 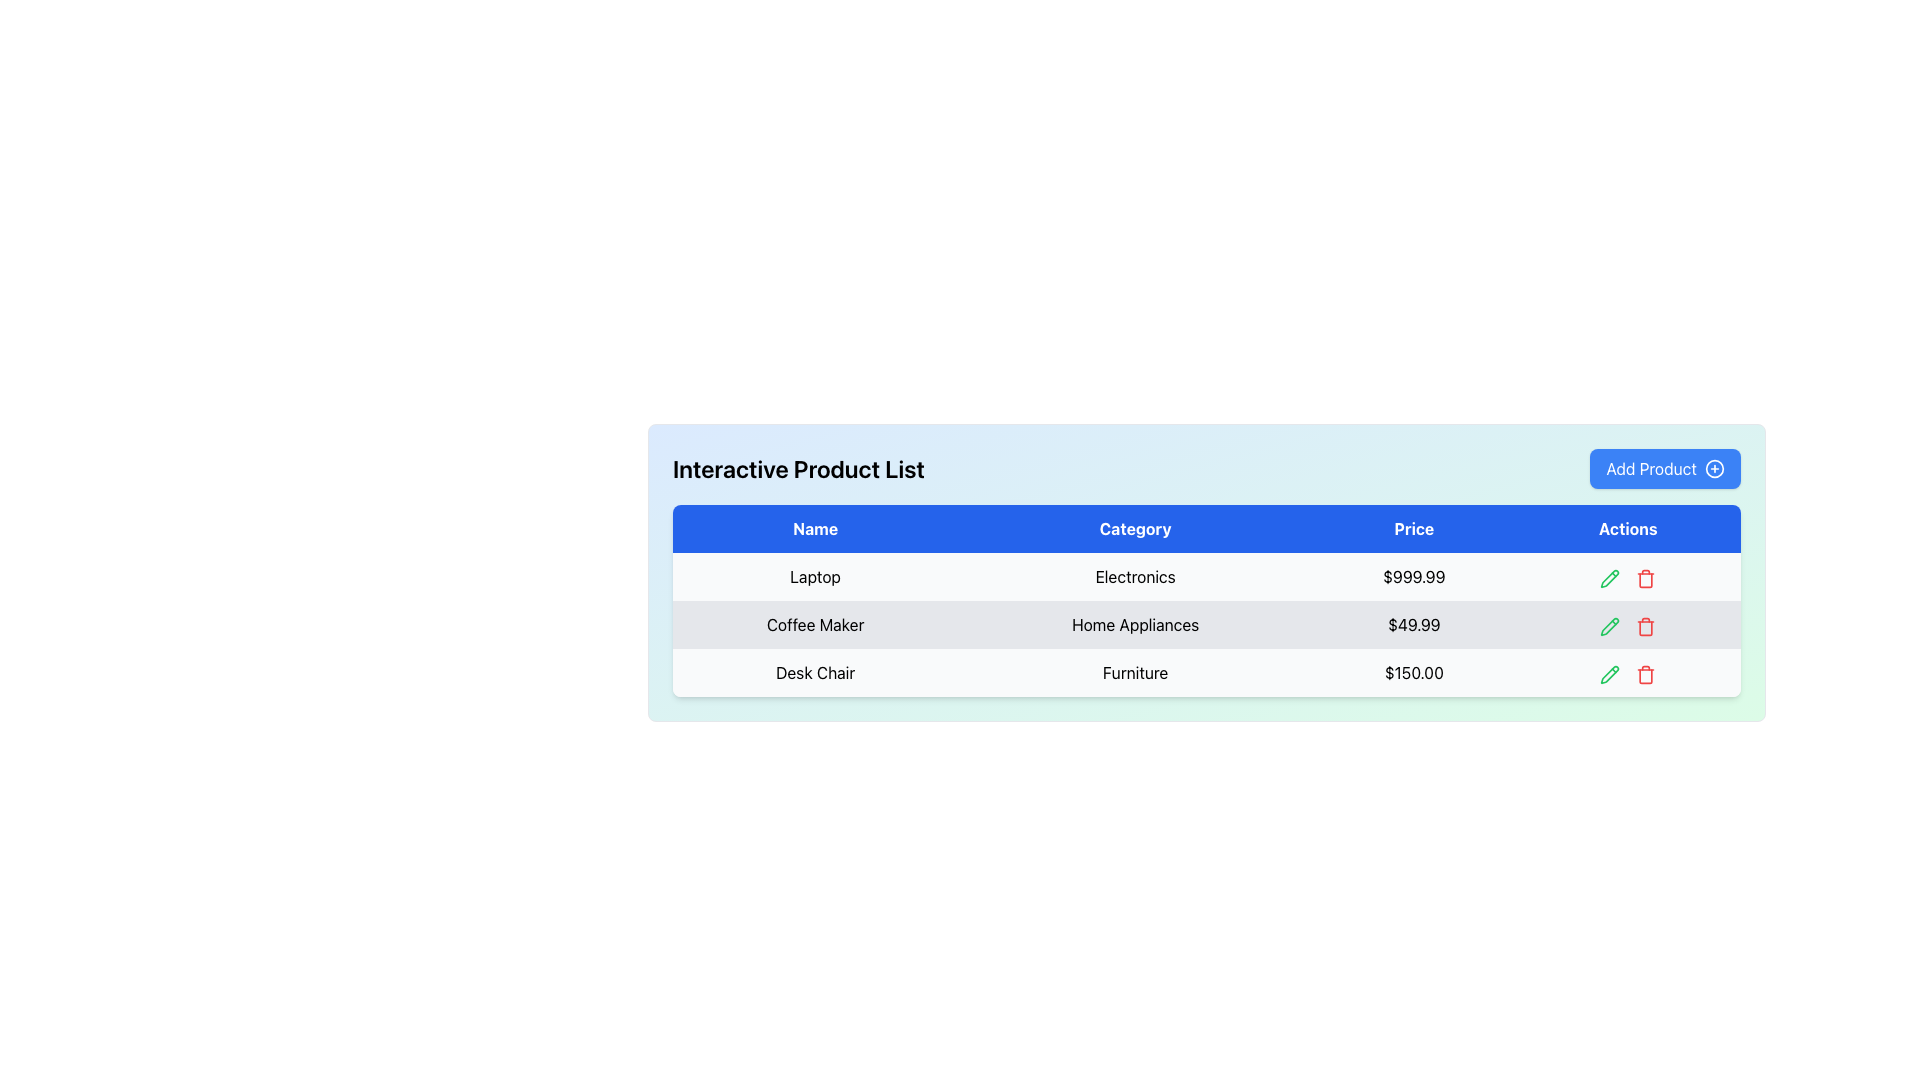 What do you see at coordinates (1610, 625) in the screenshot?
I see `the edit icon button in the Actions column of the second row to initiate edit mode for the product 'Coffee Maker'` at bounding box center [1610, 625].